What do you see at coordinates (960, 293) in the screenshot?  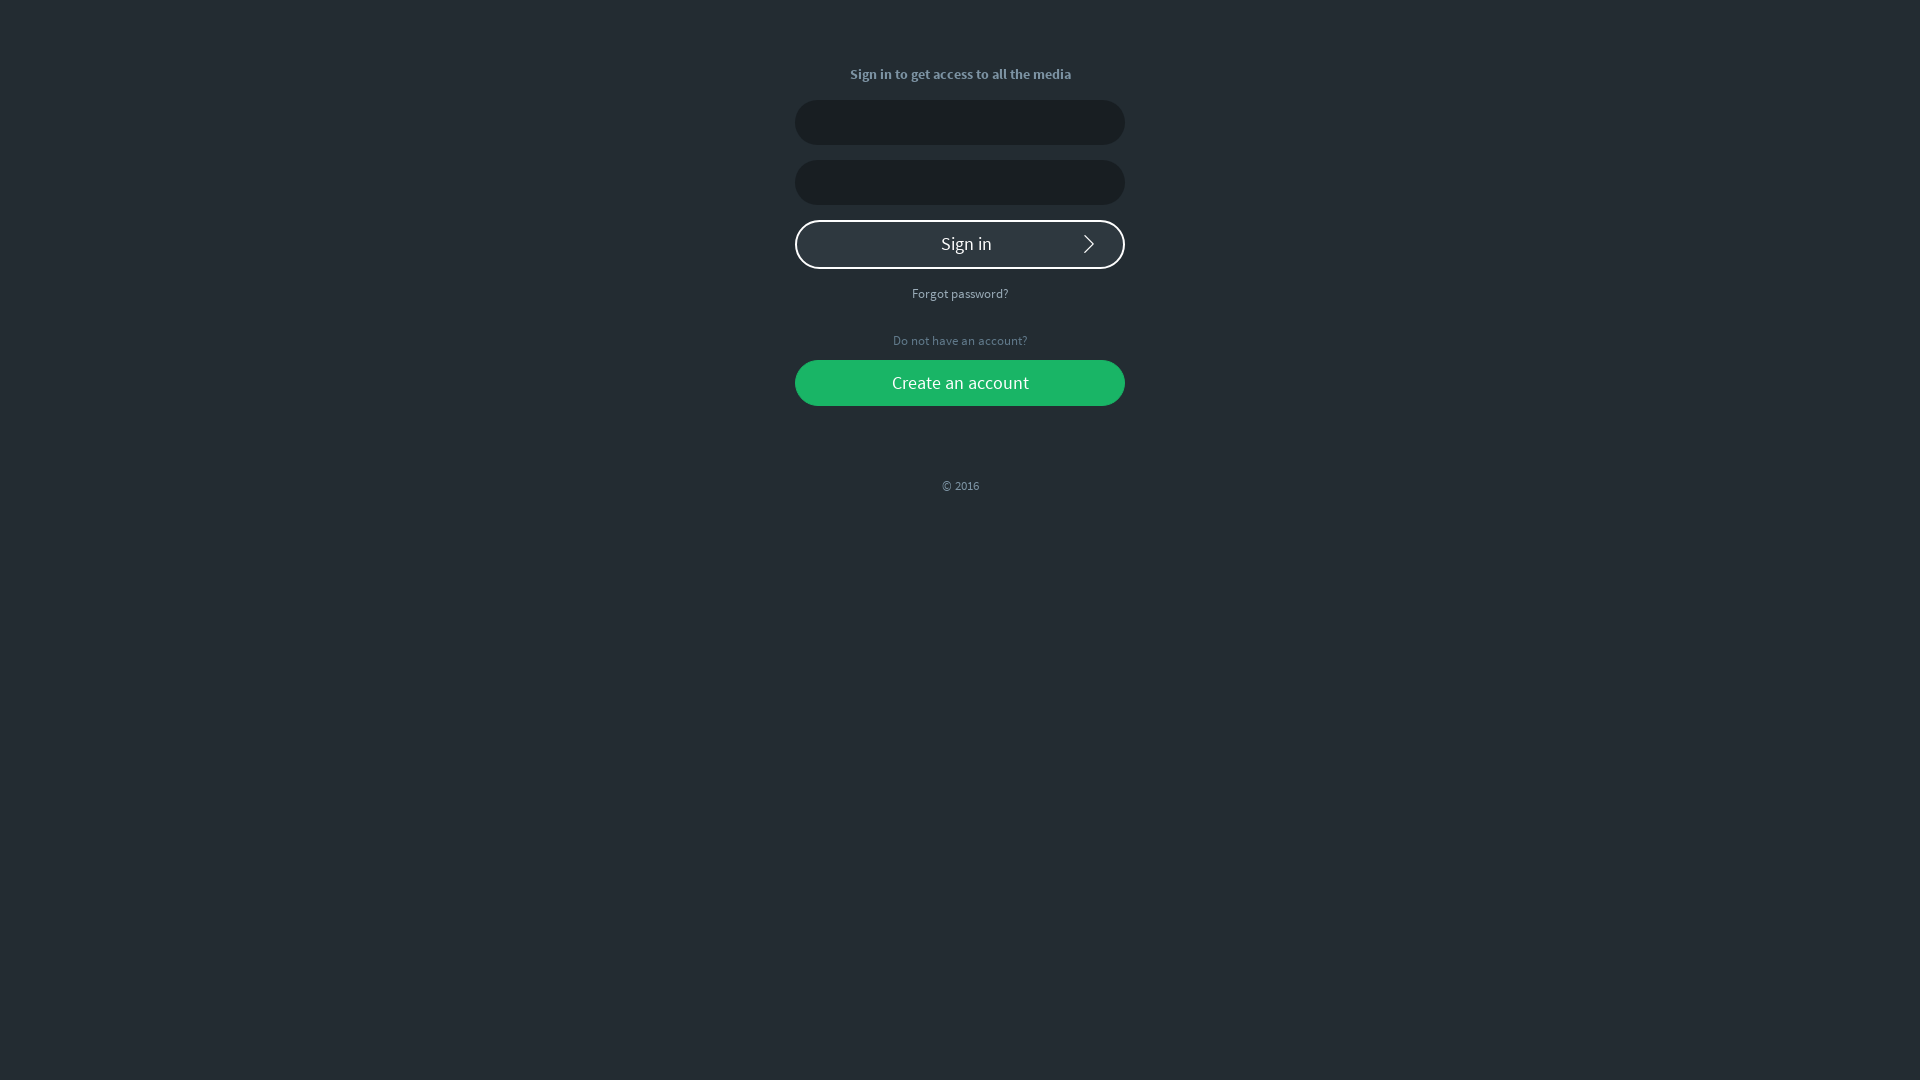 I see `'Forgot password?'` at bounding box center [960, 293].